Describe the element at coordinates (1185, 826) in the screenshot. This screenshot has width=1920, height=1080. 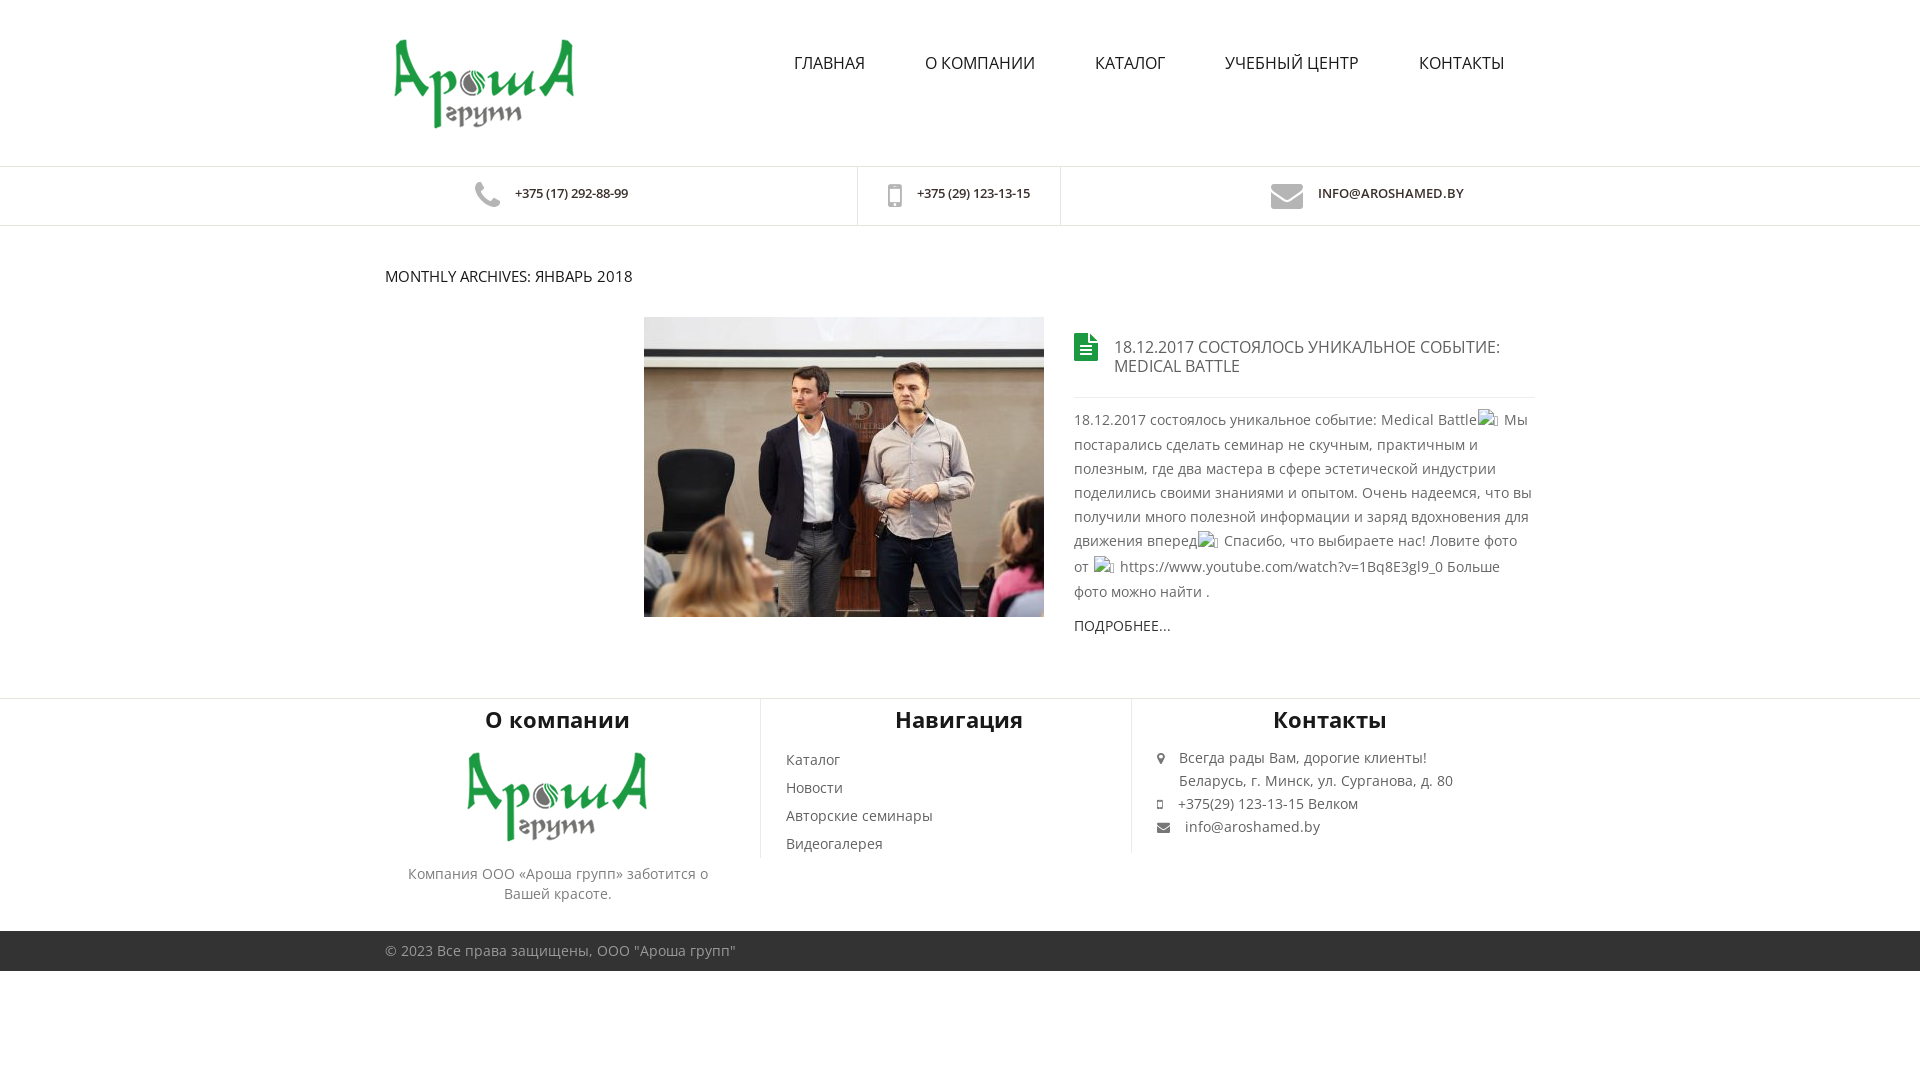
I see `'info@aroshamed.by'` at that location.